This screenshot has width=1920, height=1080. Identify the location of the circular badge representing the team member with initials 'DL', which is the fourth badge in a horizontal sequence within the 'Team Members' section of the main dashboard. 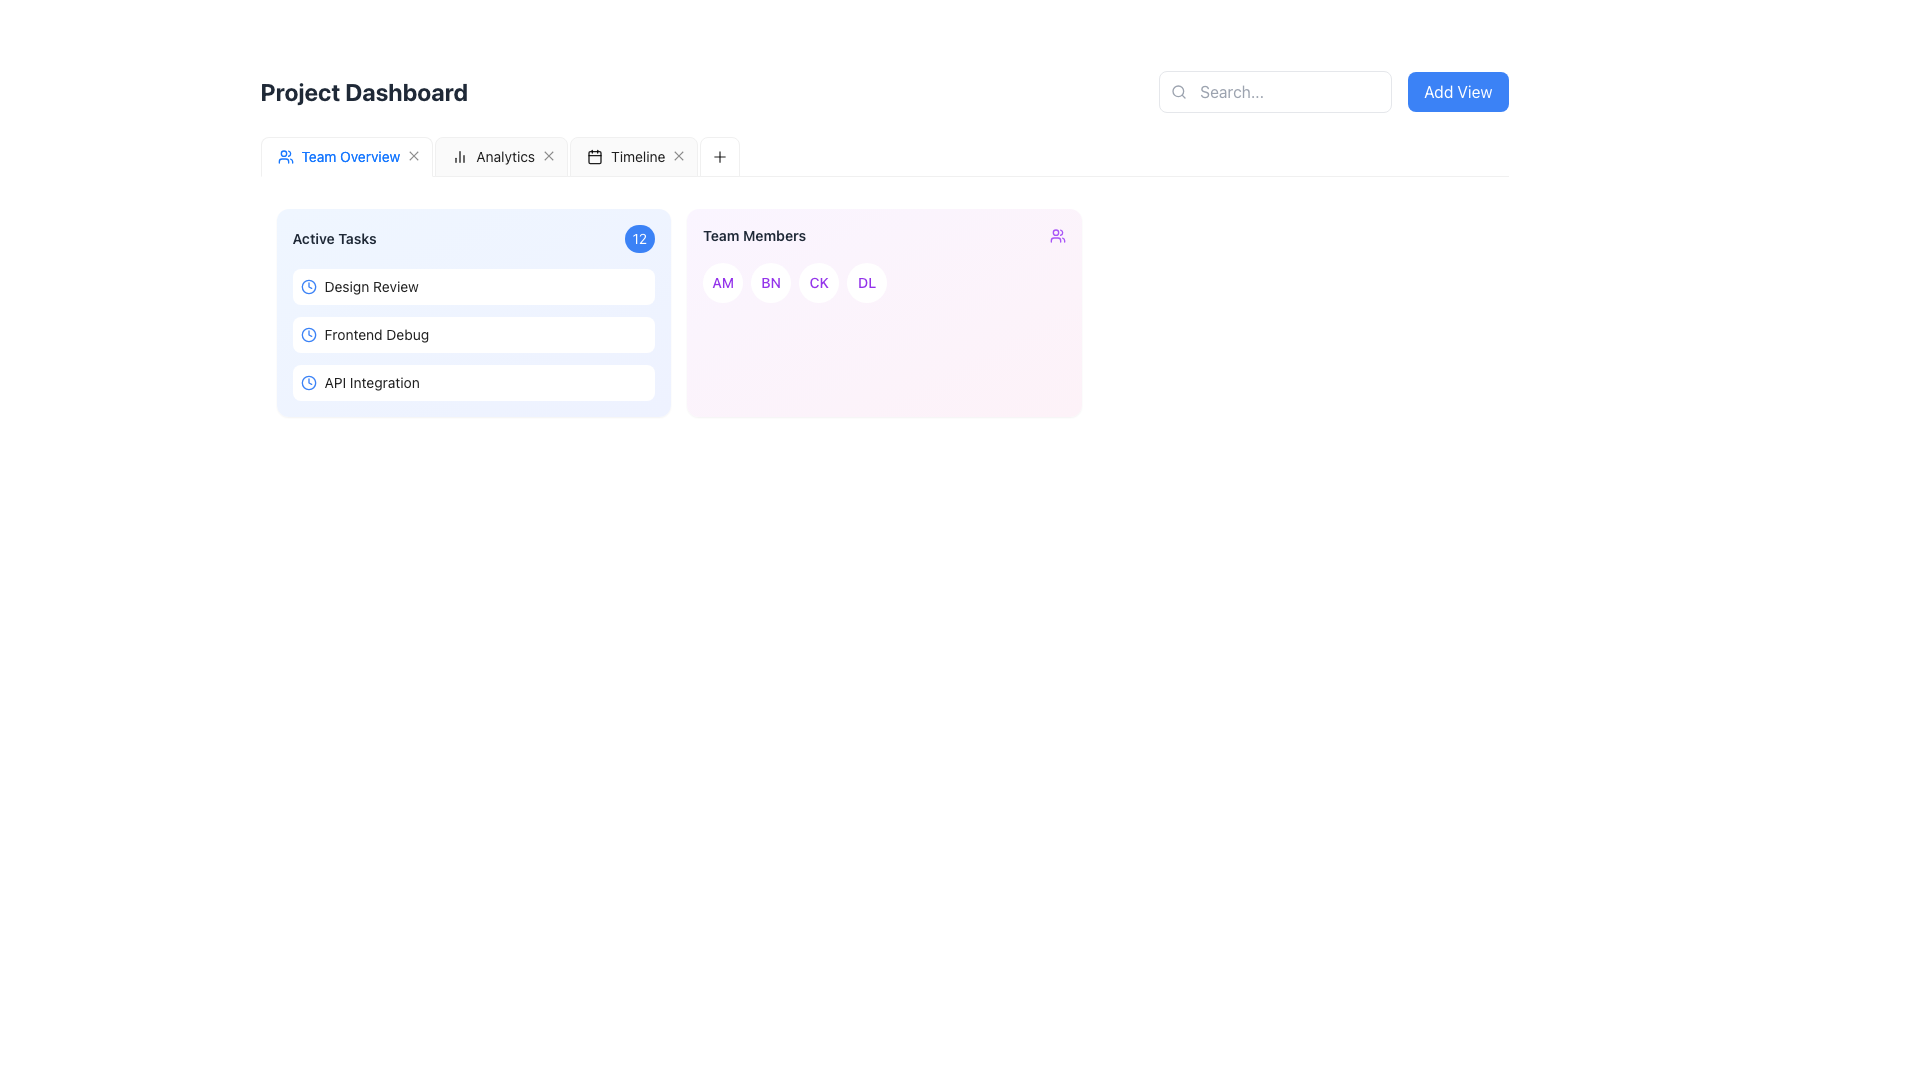
(867, 282).